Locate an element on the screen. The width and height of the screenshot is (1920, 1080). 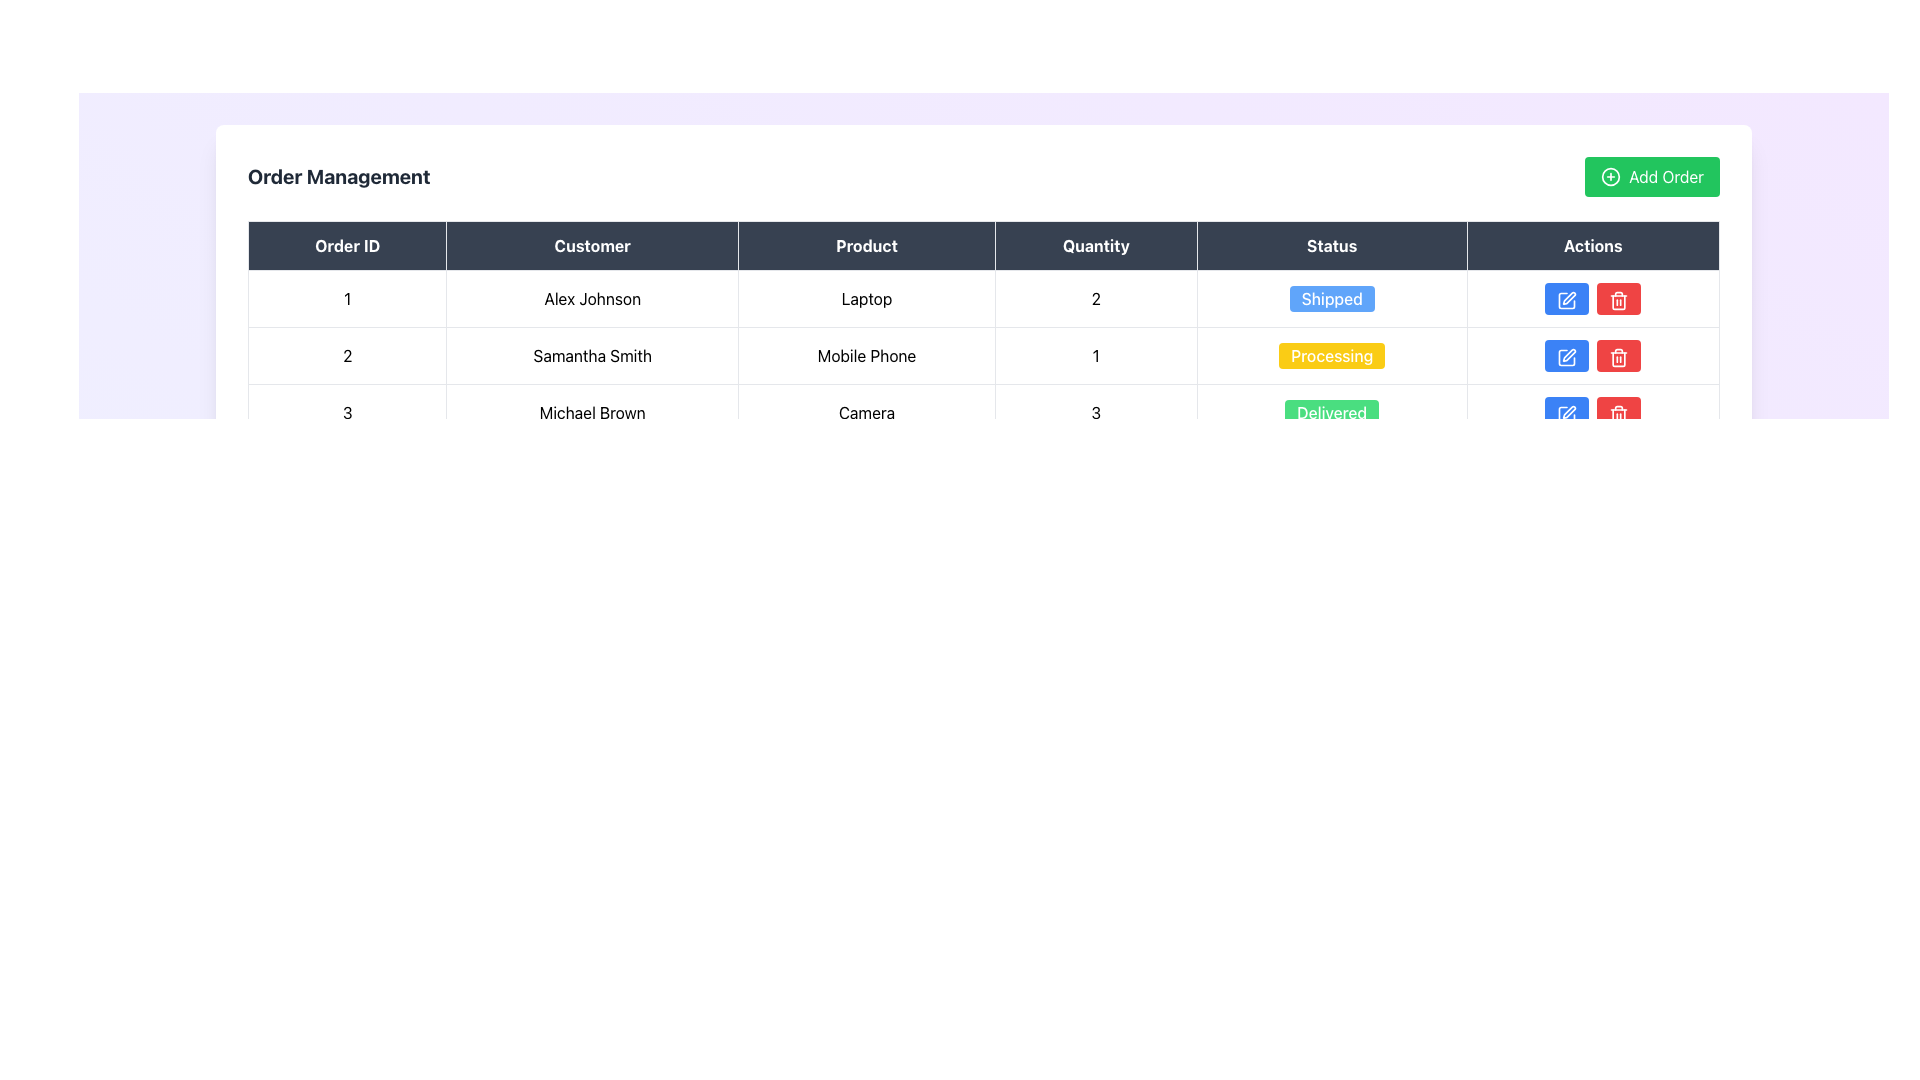
the 'Customer' table header cell, which labels the column containing customer information and is located between 'Order ID' and 'Product' is located at coordinates (591, 245).